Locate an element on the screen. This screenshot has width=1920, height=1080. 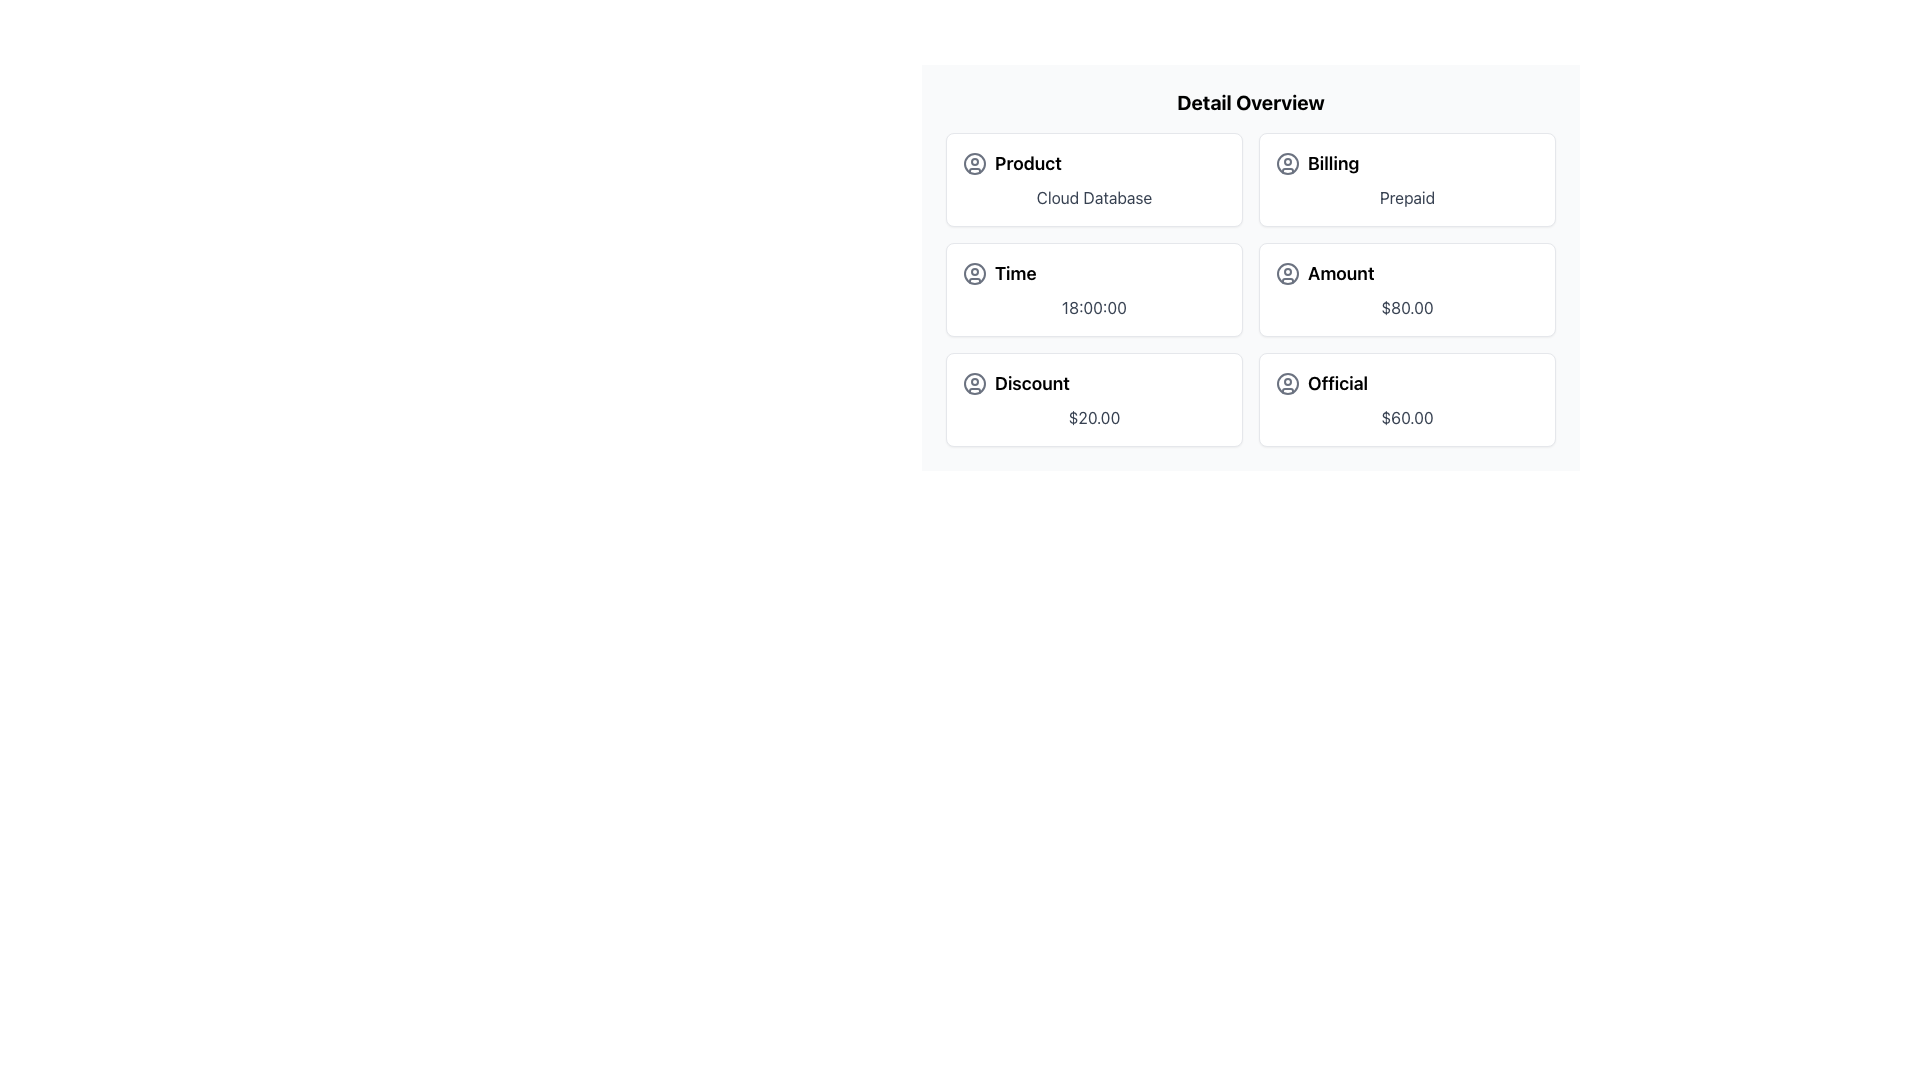
the Text label that describes the amount '$80.00', located in the middle-right card under 'Detail Overview', adjacent to a user icon is located at coordinates (1341, 273).